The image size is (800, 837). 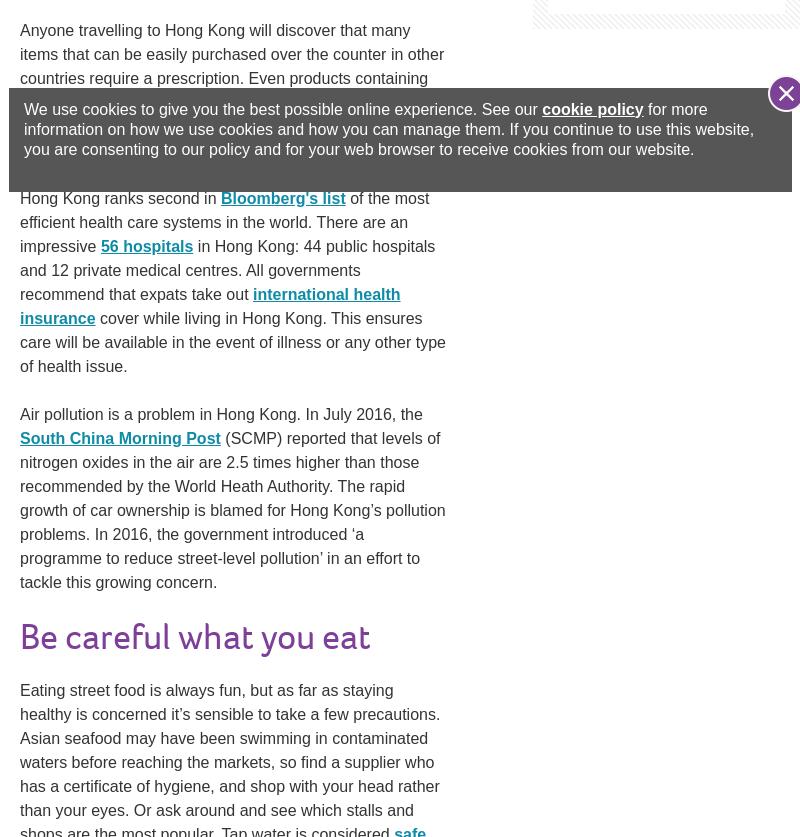 What do you see at coordinates (210, 306) in the screenshot?
I see `'international health insurance'` at bounding box center [210, 306].